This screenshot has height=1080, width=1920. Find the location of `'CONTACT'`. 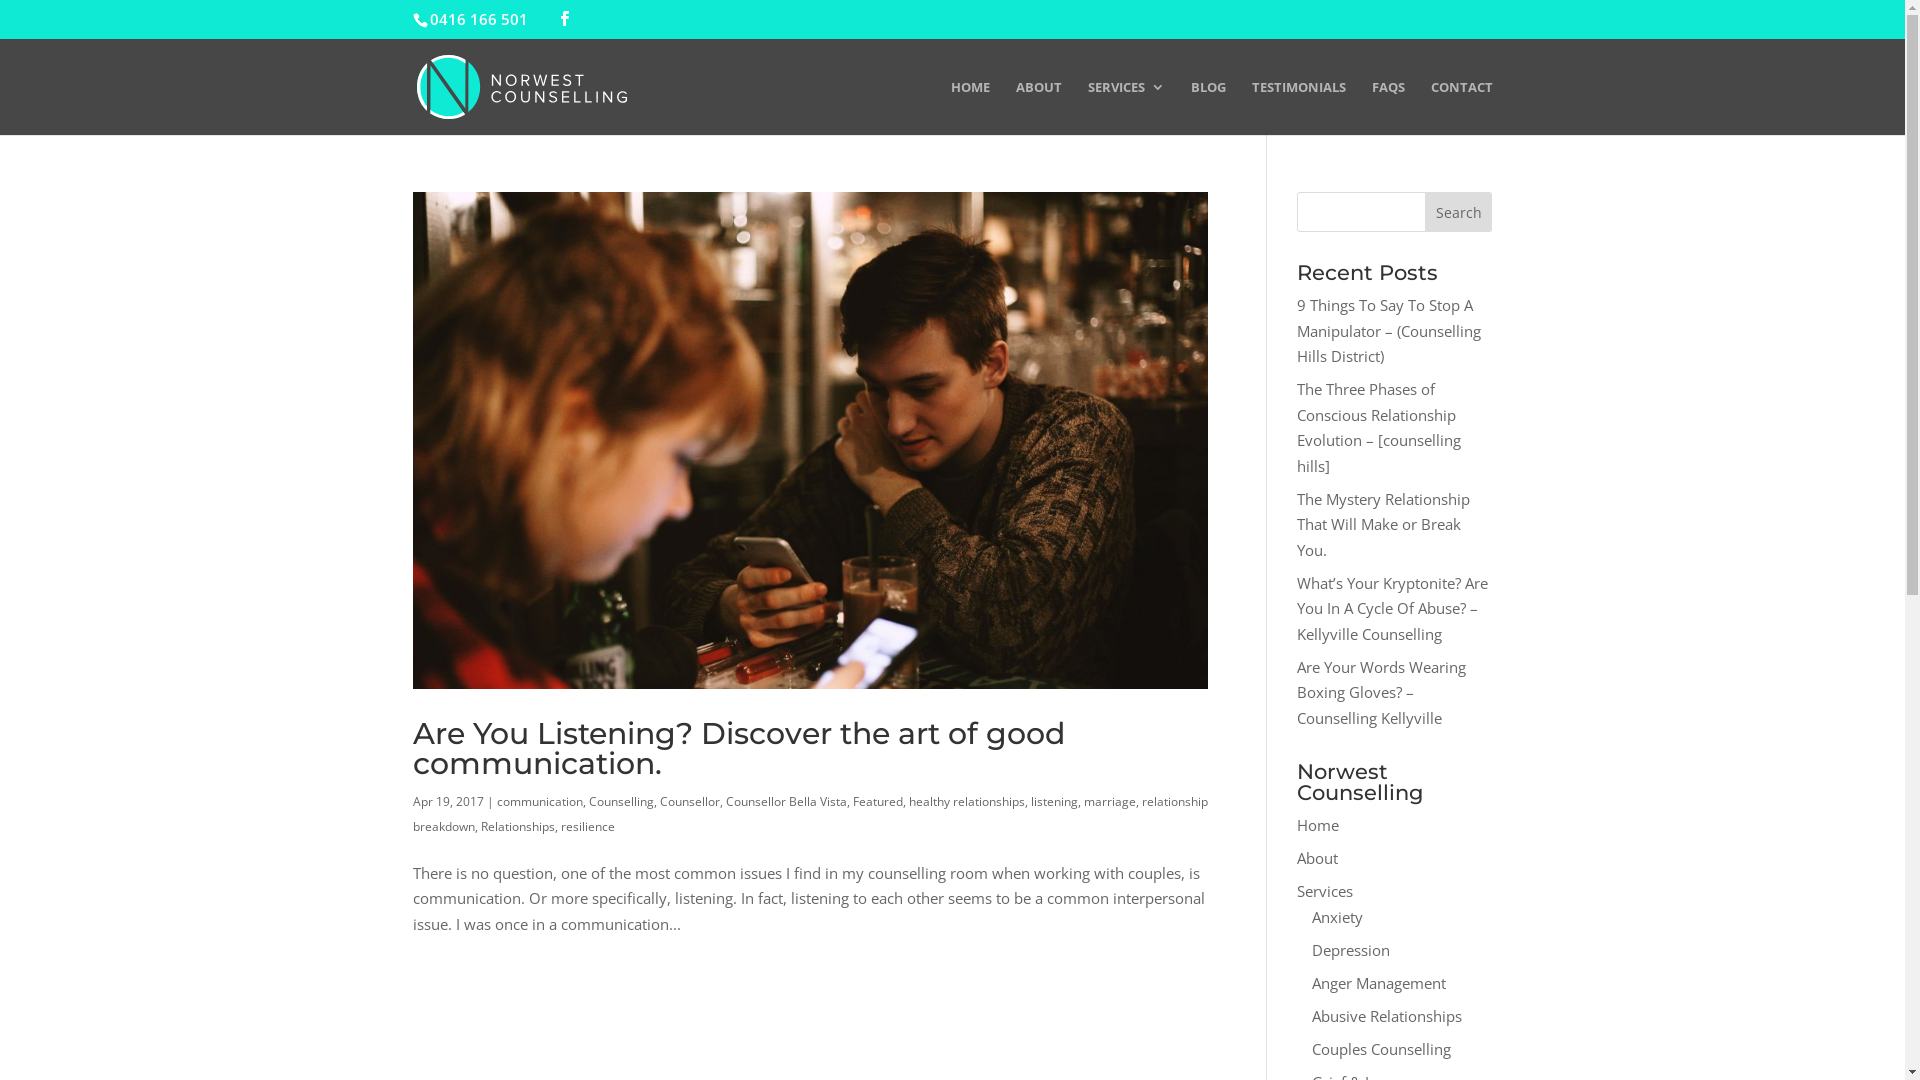

'CONTACT' is located at coordinates (1429, 107).